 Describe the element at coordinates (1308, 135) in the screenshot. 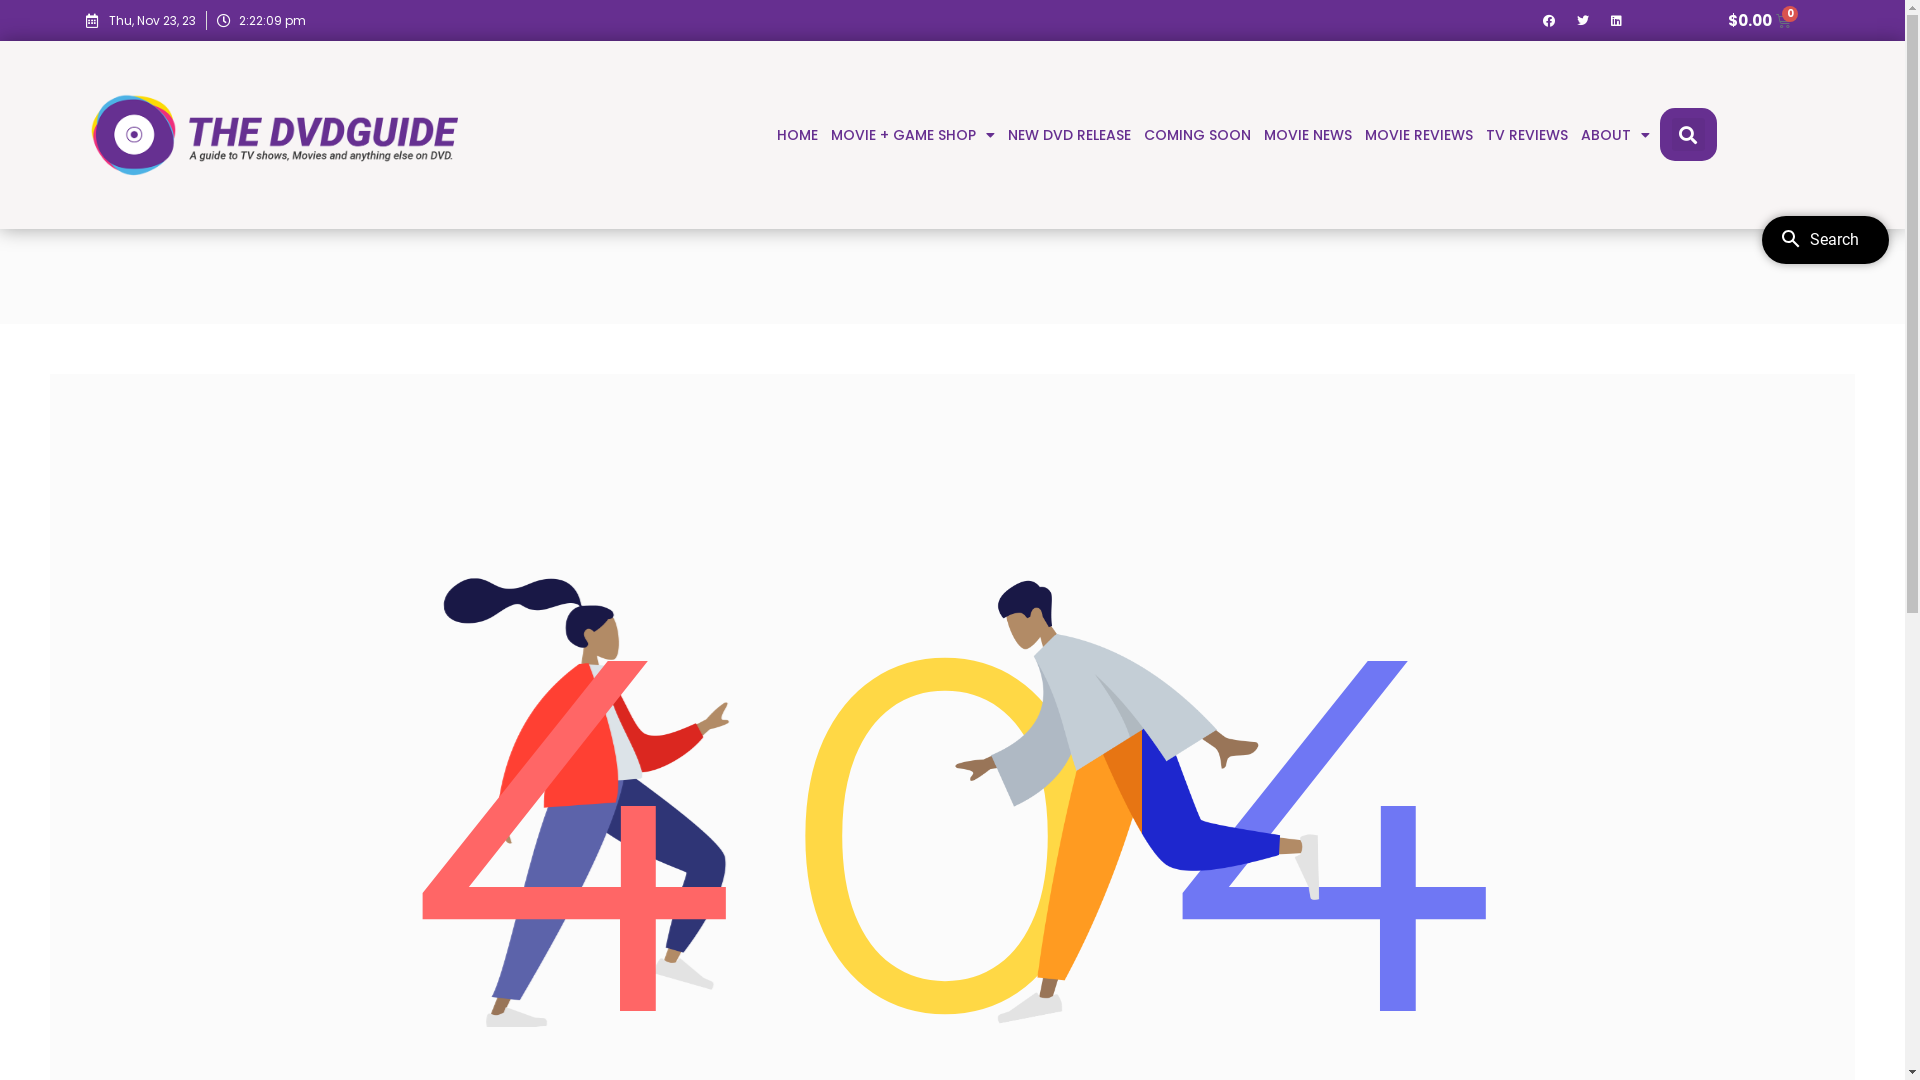

I see `'MOVIE NEWS'` at that location.